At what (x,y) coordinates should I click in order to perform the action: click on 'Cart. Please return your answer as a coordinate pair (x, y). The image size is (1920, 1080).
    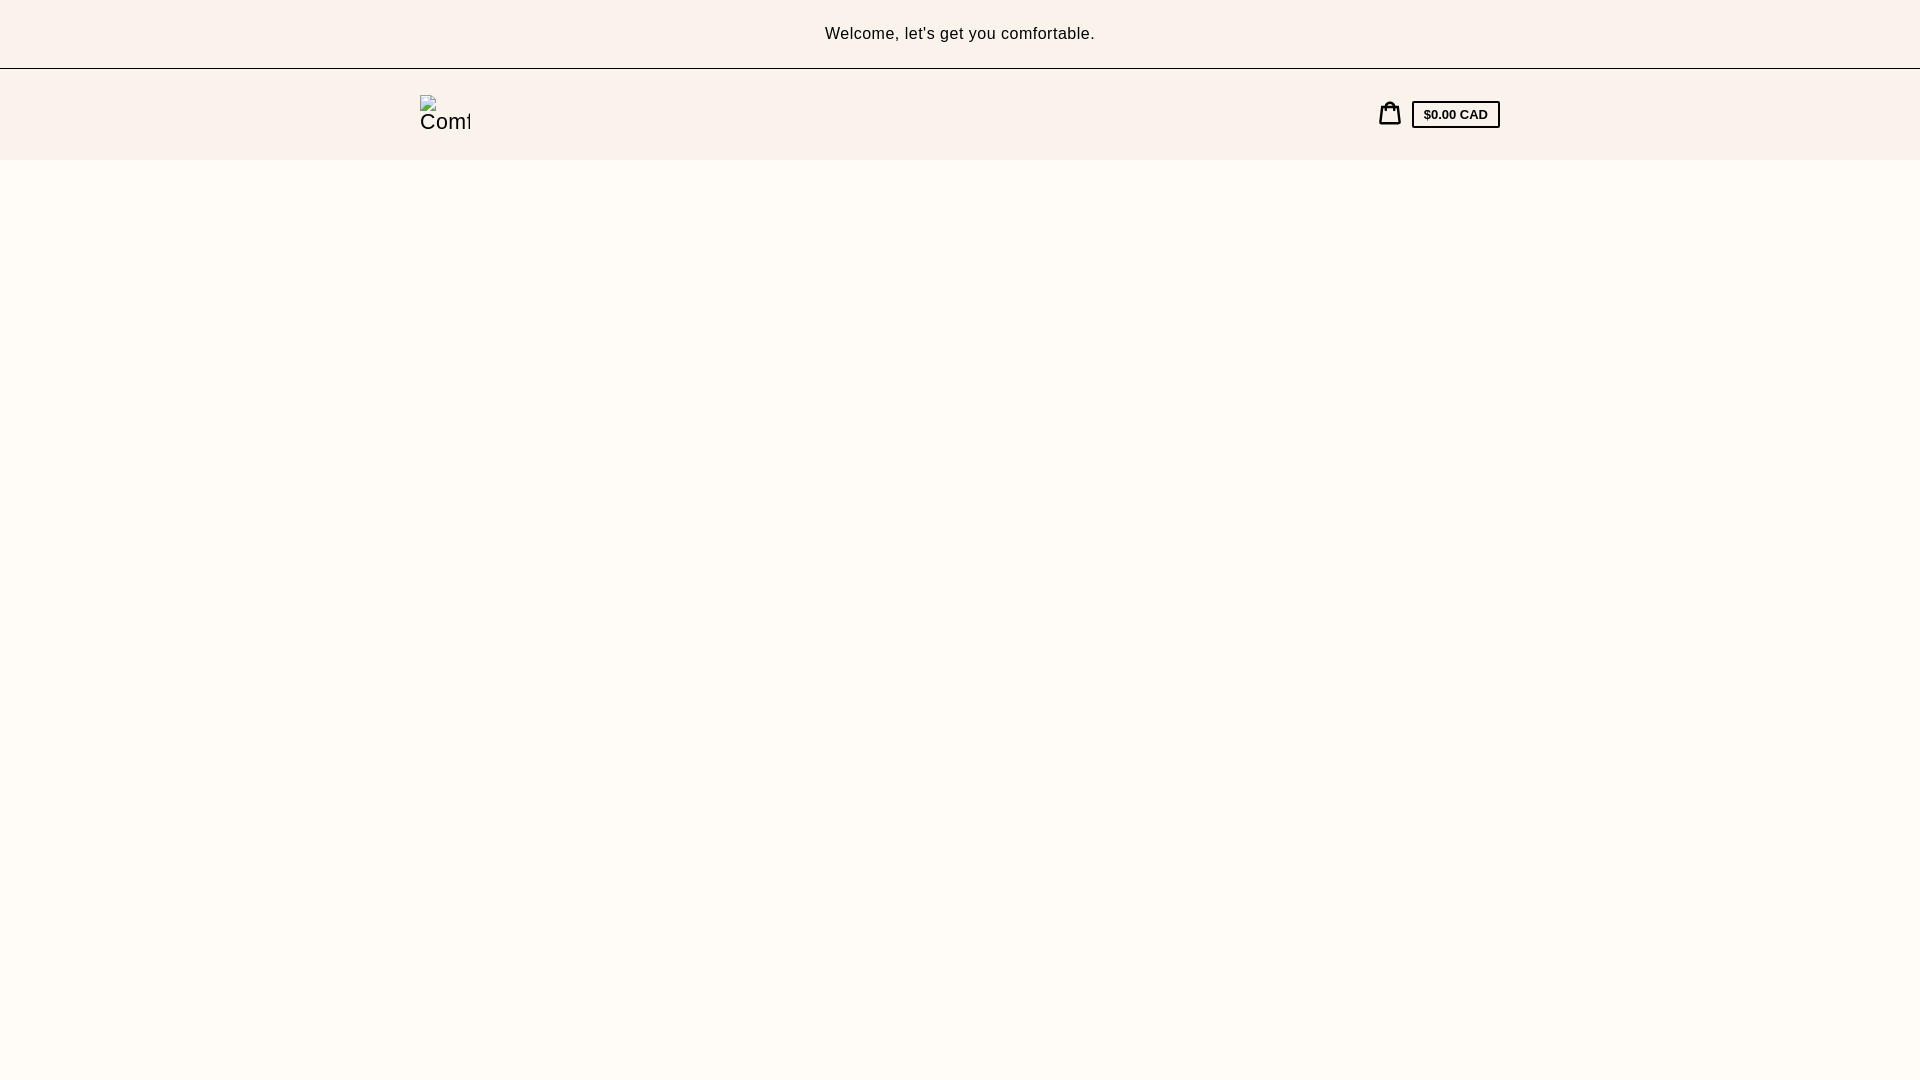
    Looking at the image, I should click on (1438, 114).